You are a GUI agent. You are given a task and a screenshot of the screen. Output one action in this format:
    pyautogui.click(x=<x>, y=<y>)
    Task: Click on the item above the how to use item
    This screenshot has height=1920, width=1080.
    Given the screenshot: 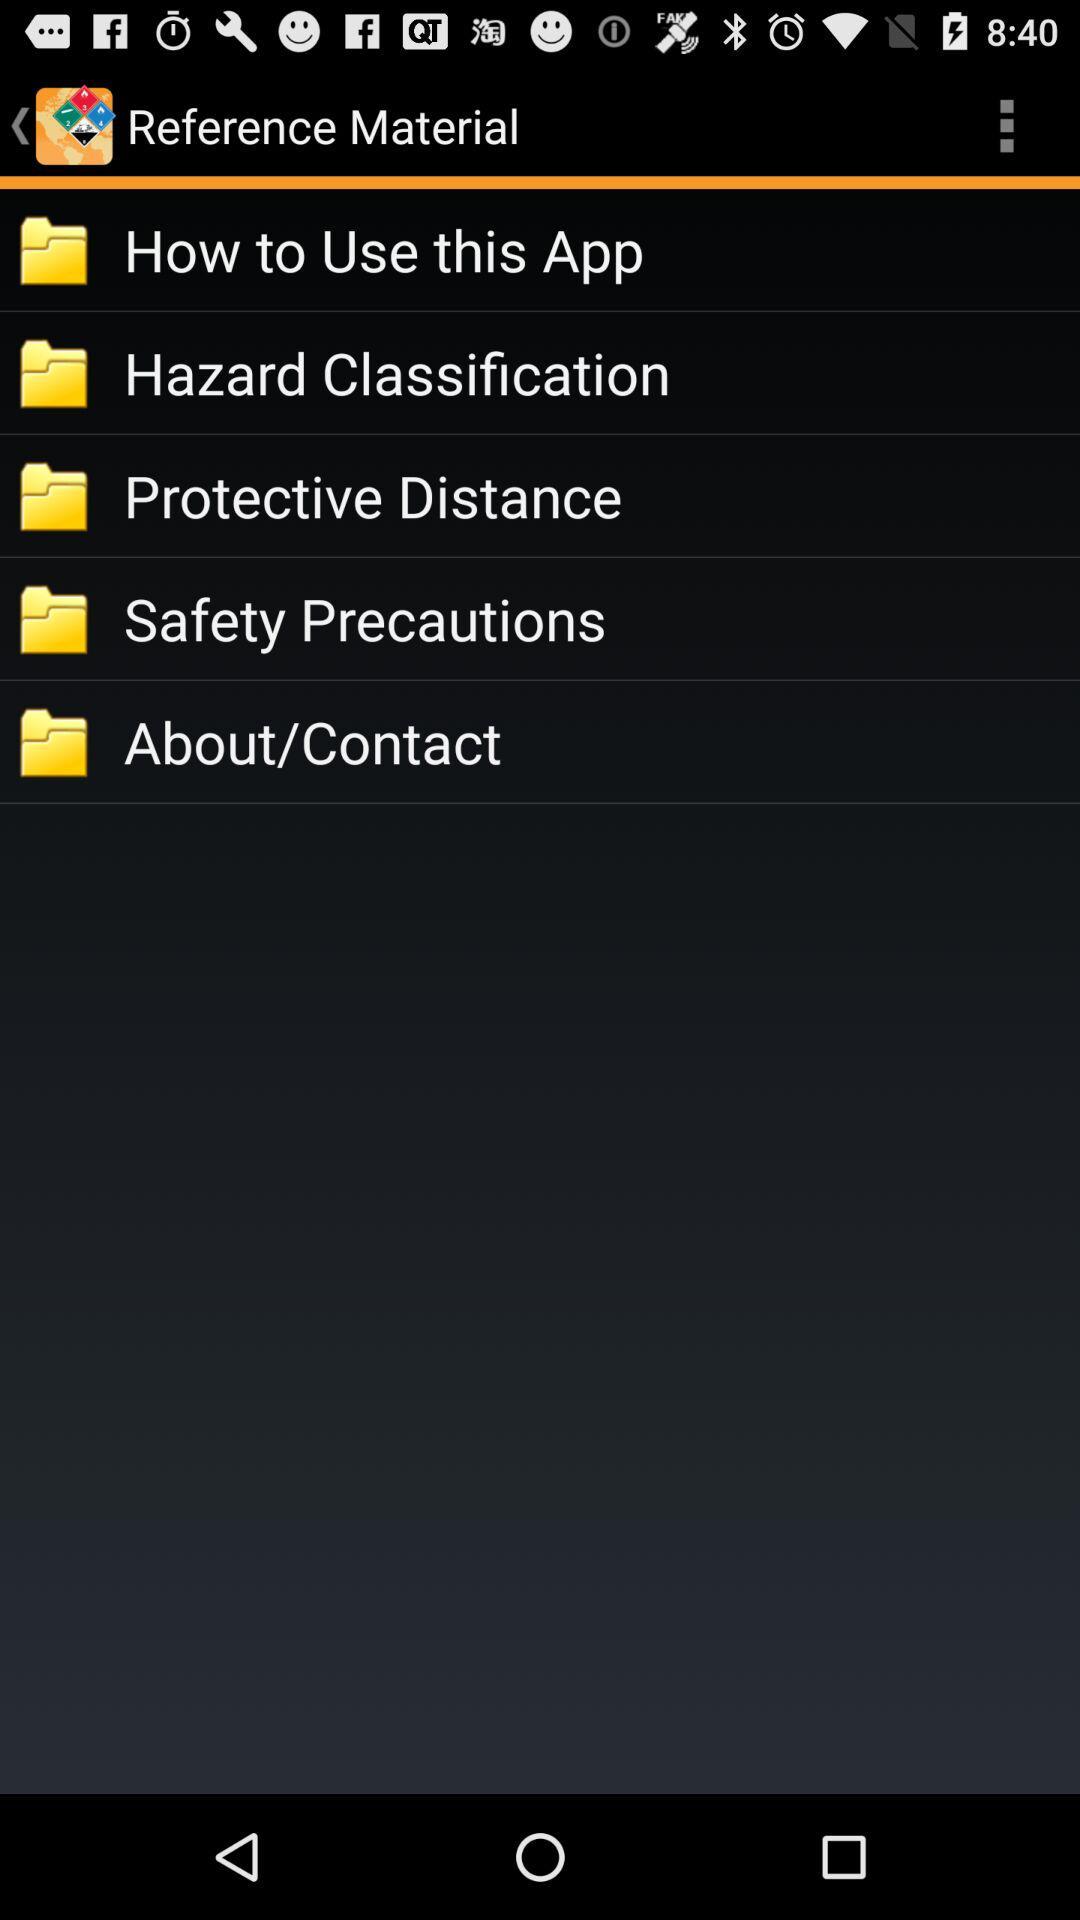 What is the action you would take?
    pyautogui.click(x=1006, y=124)
    